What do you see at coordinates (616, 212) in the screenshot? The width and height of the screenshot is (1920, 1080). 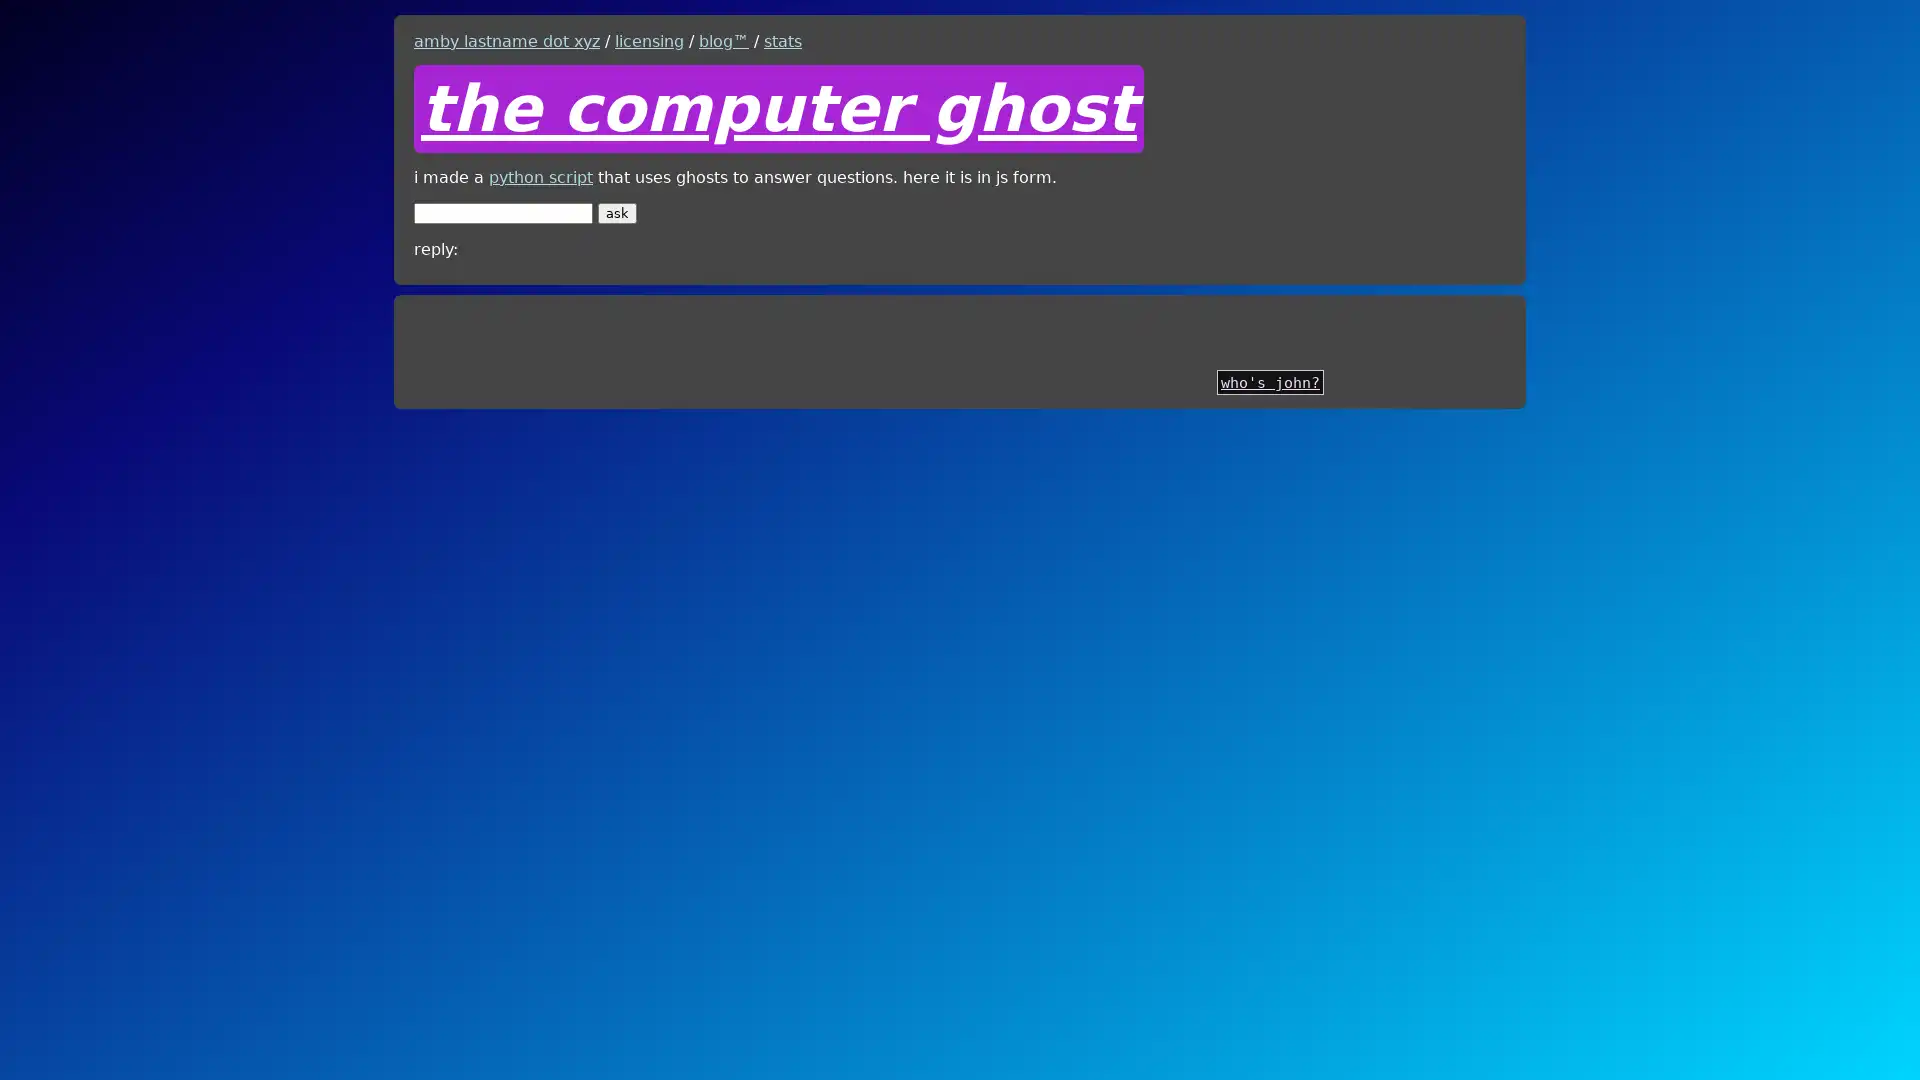 I see `ask` at bounding box center [616, 212].